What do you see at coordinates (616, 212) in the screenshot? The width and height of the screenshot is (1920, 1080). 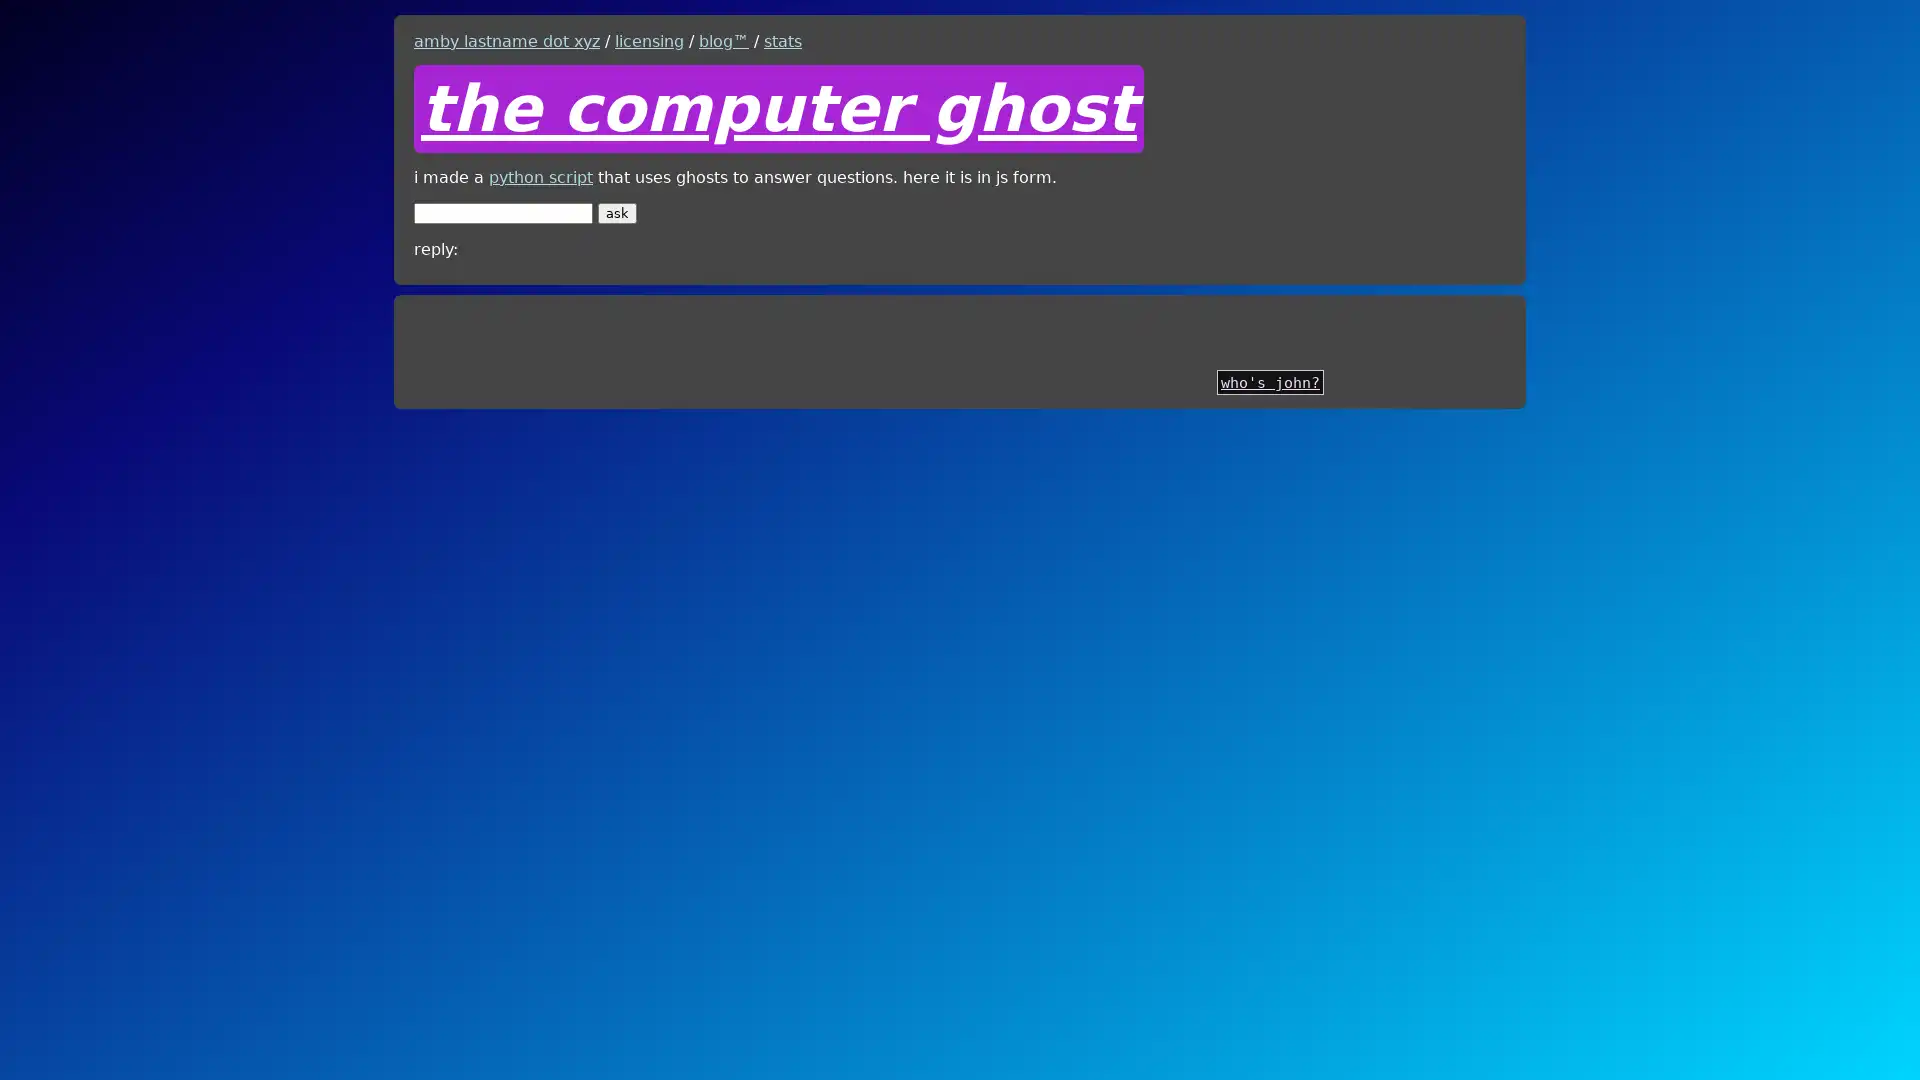 I see `ask` at bounding box center [616, 212].